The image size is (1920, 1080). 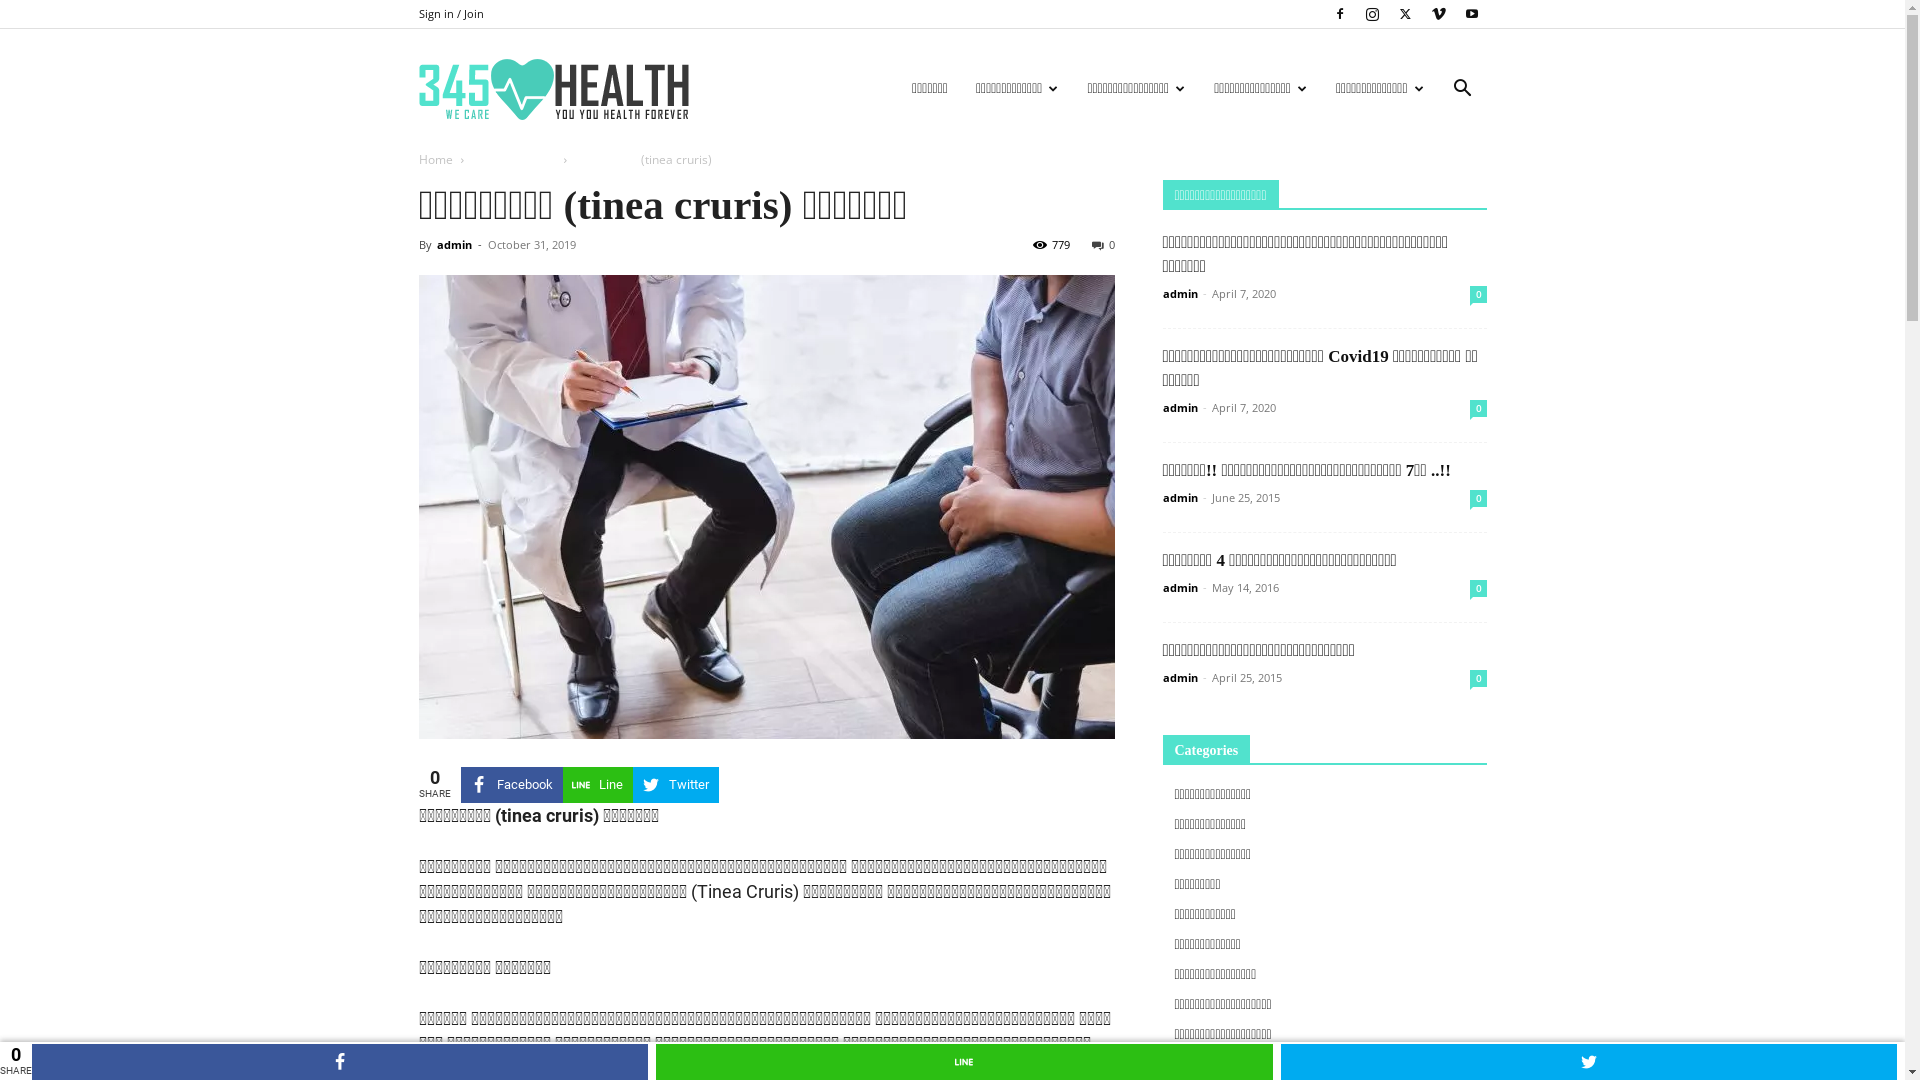 What do you see at coordinates (1470, 14) in the screenshot?
I see `'Youtube'` at bounding box center [1470, 14].